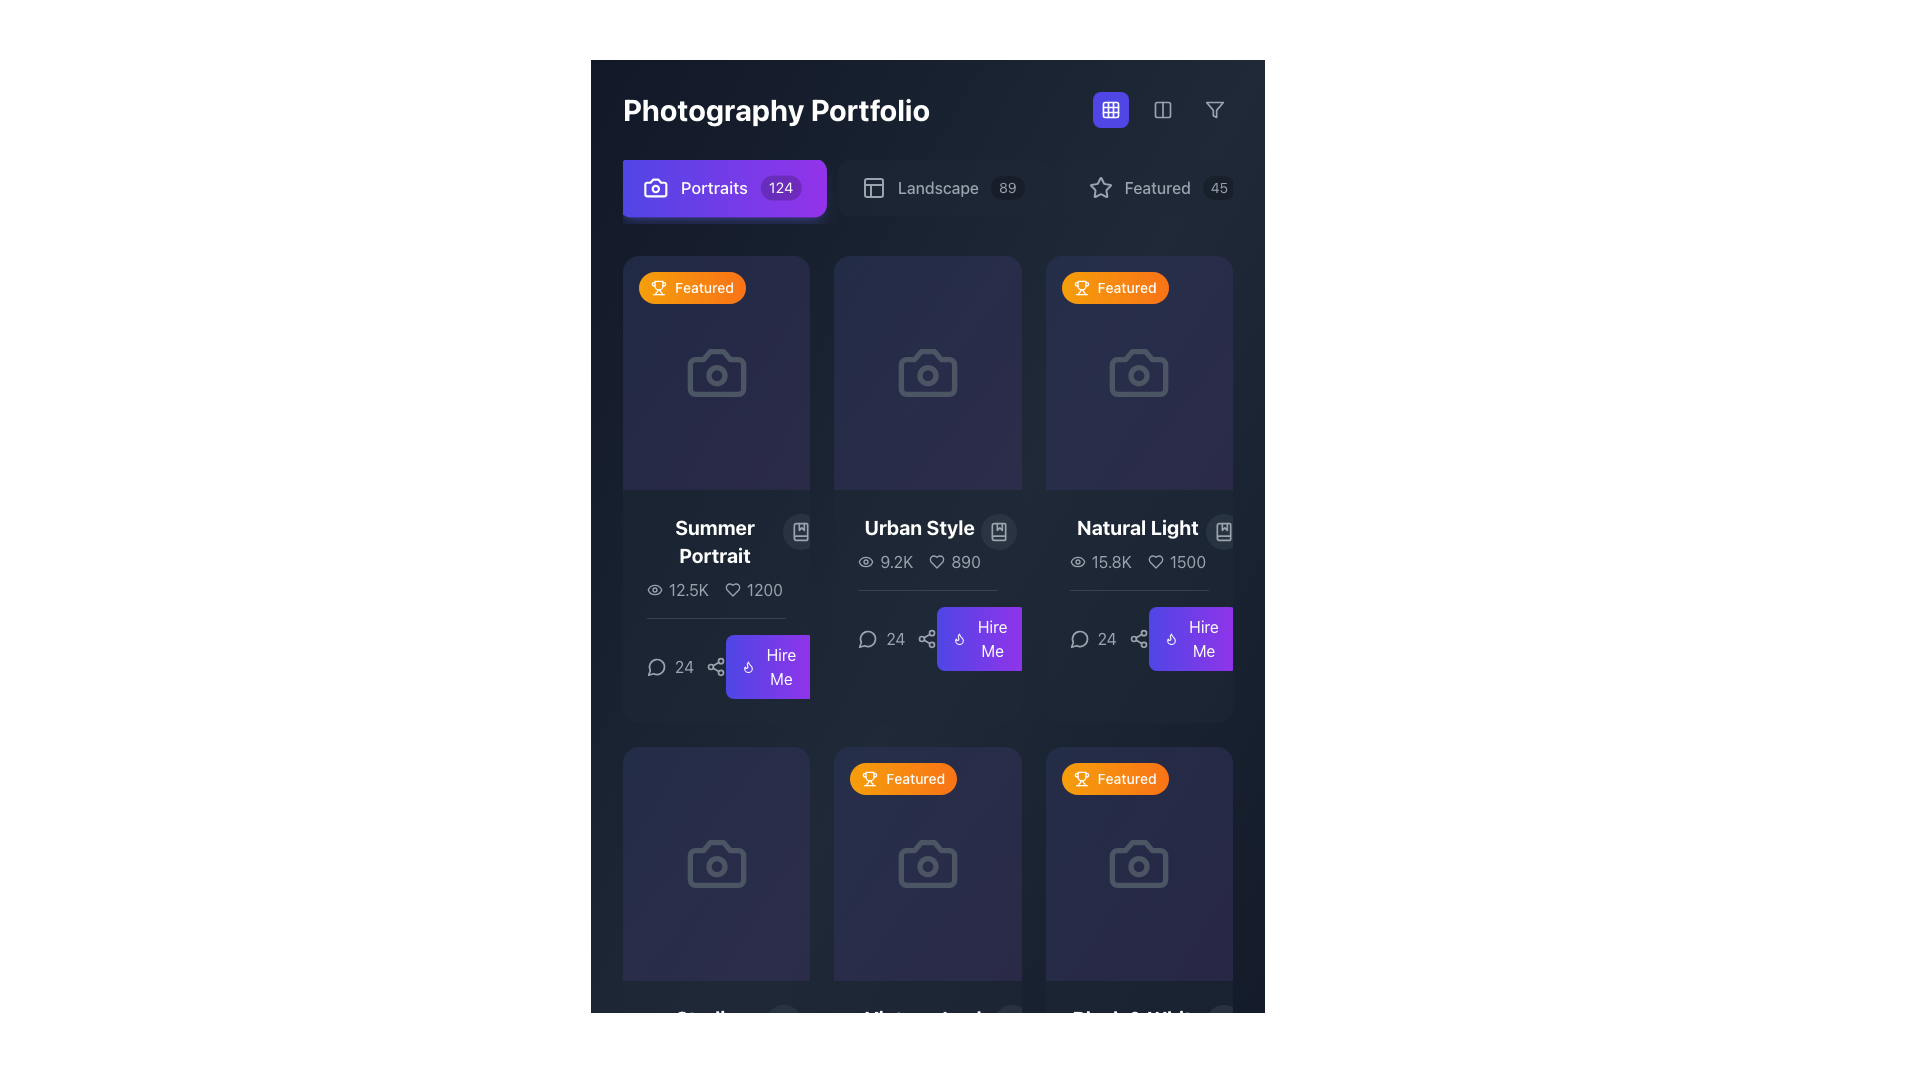 The image size is (1920, 1080). What do you see at coordinates (716, 558) in the screenshot?
I see `the text block that serves as a title and description for the first photography item in the portfolio grid` at bounding box center [716, 558].